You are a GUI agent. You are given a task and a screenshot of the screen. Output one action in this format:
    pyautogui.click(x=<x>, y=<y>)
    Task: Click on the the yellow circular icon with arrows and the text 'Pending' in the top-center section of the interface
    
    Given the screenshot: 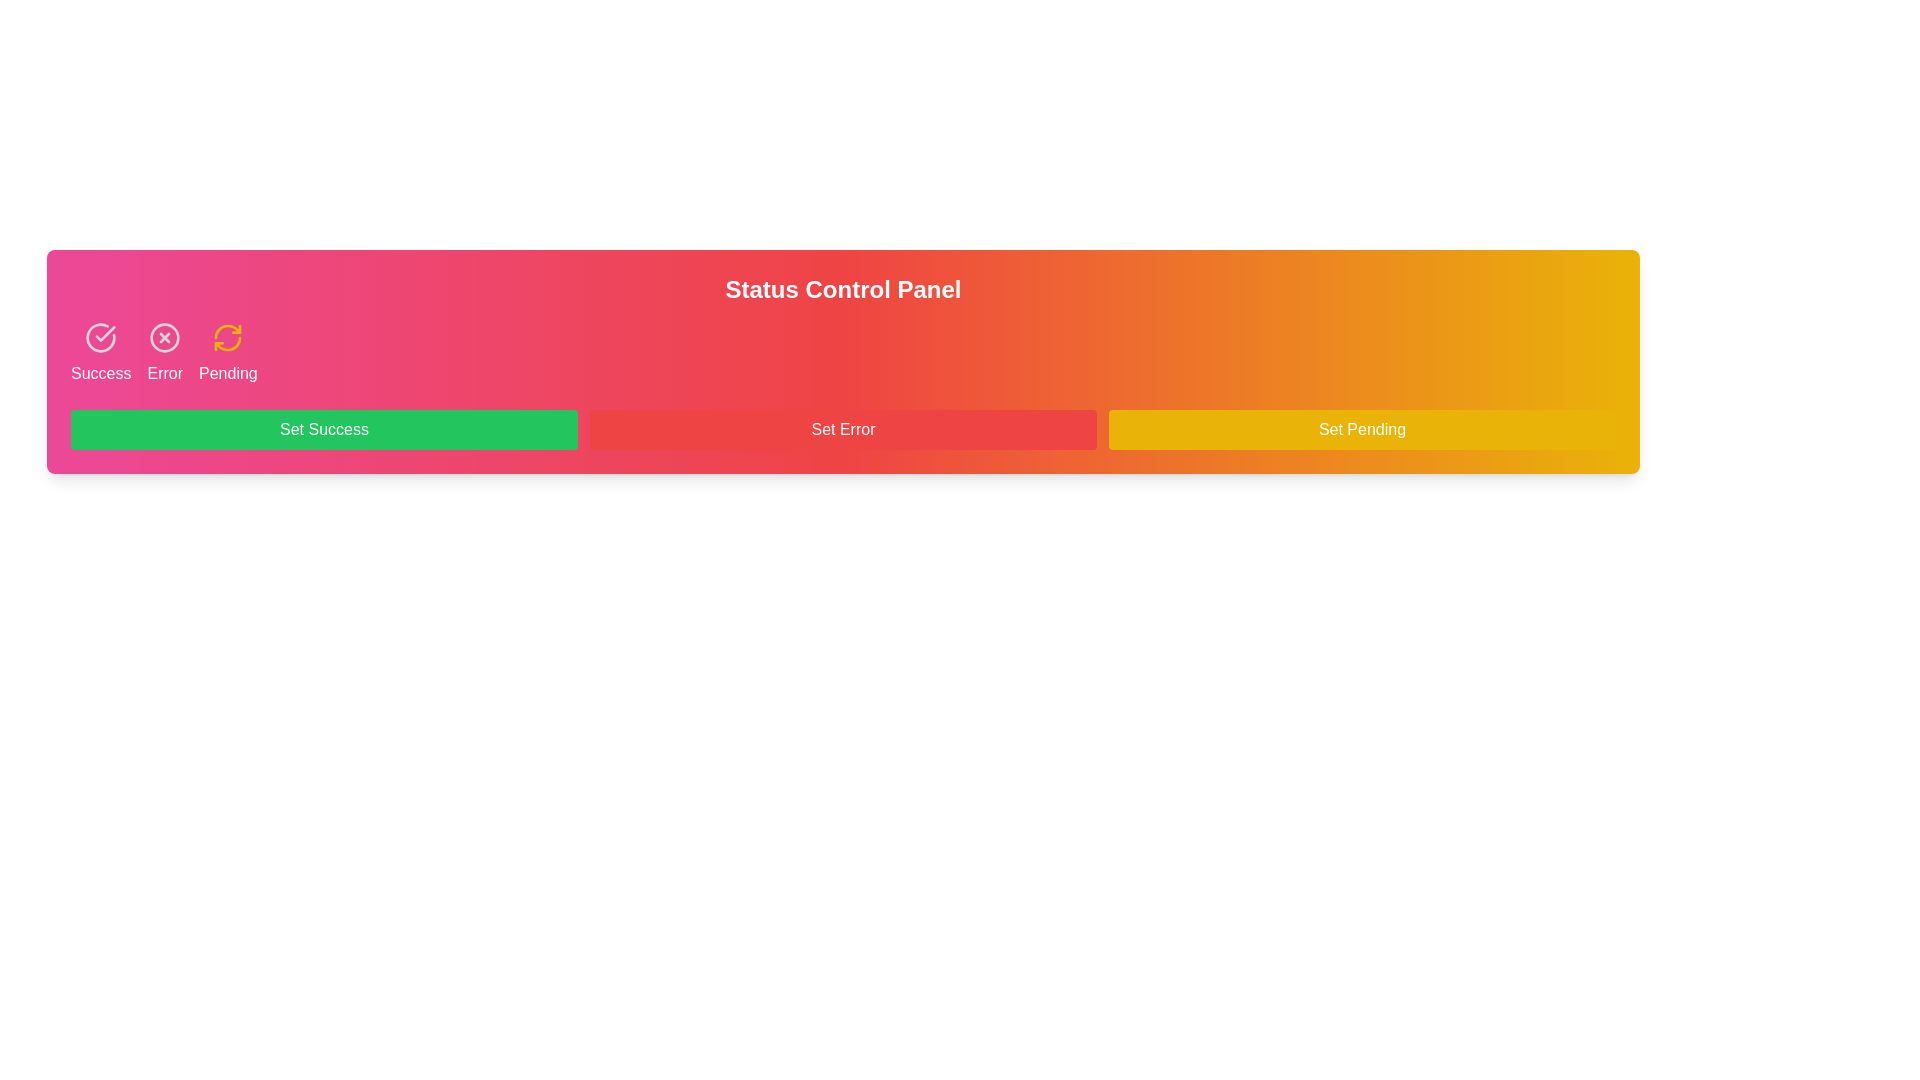 What is the action you would take?
    pyautogui.click(x=228, y=353)
    